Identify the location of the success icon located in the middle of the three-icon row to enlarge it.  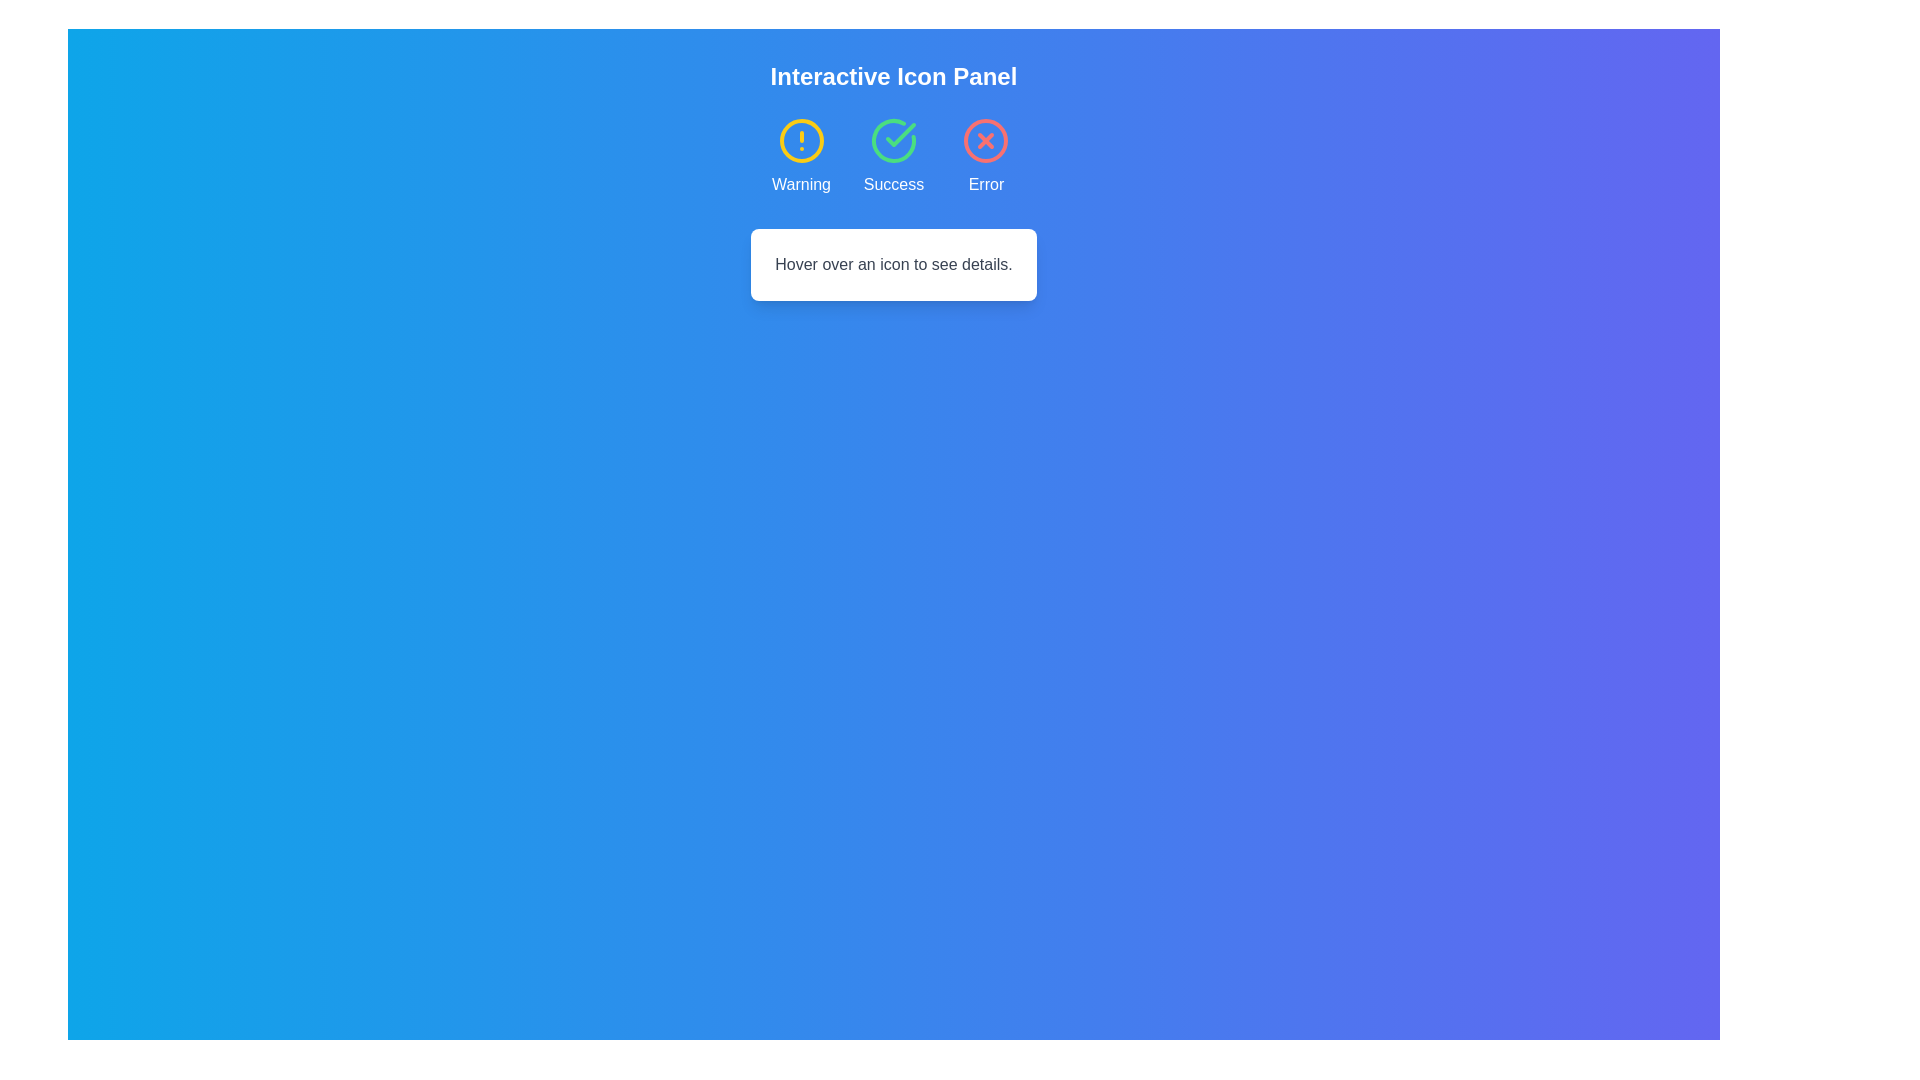
(892, 140).